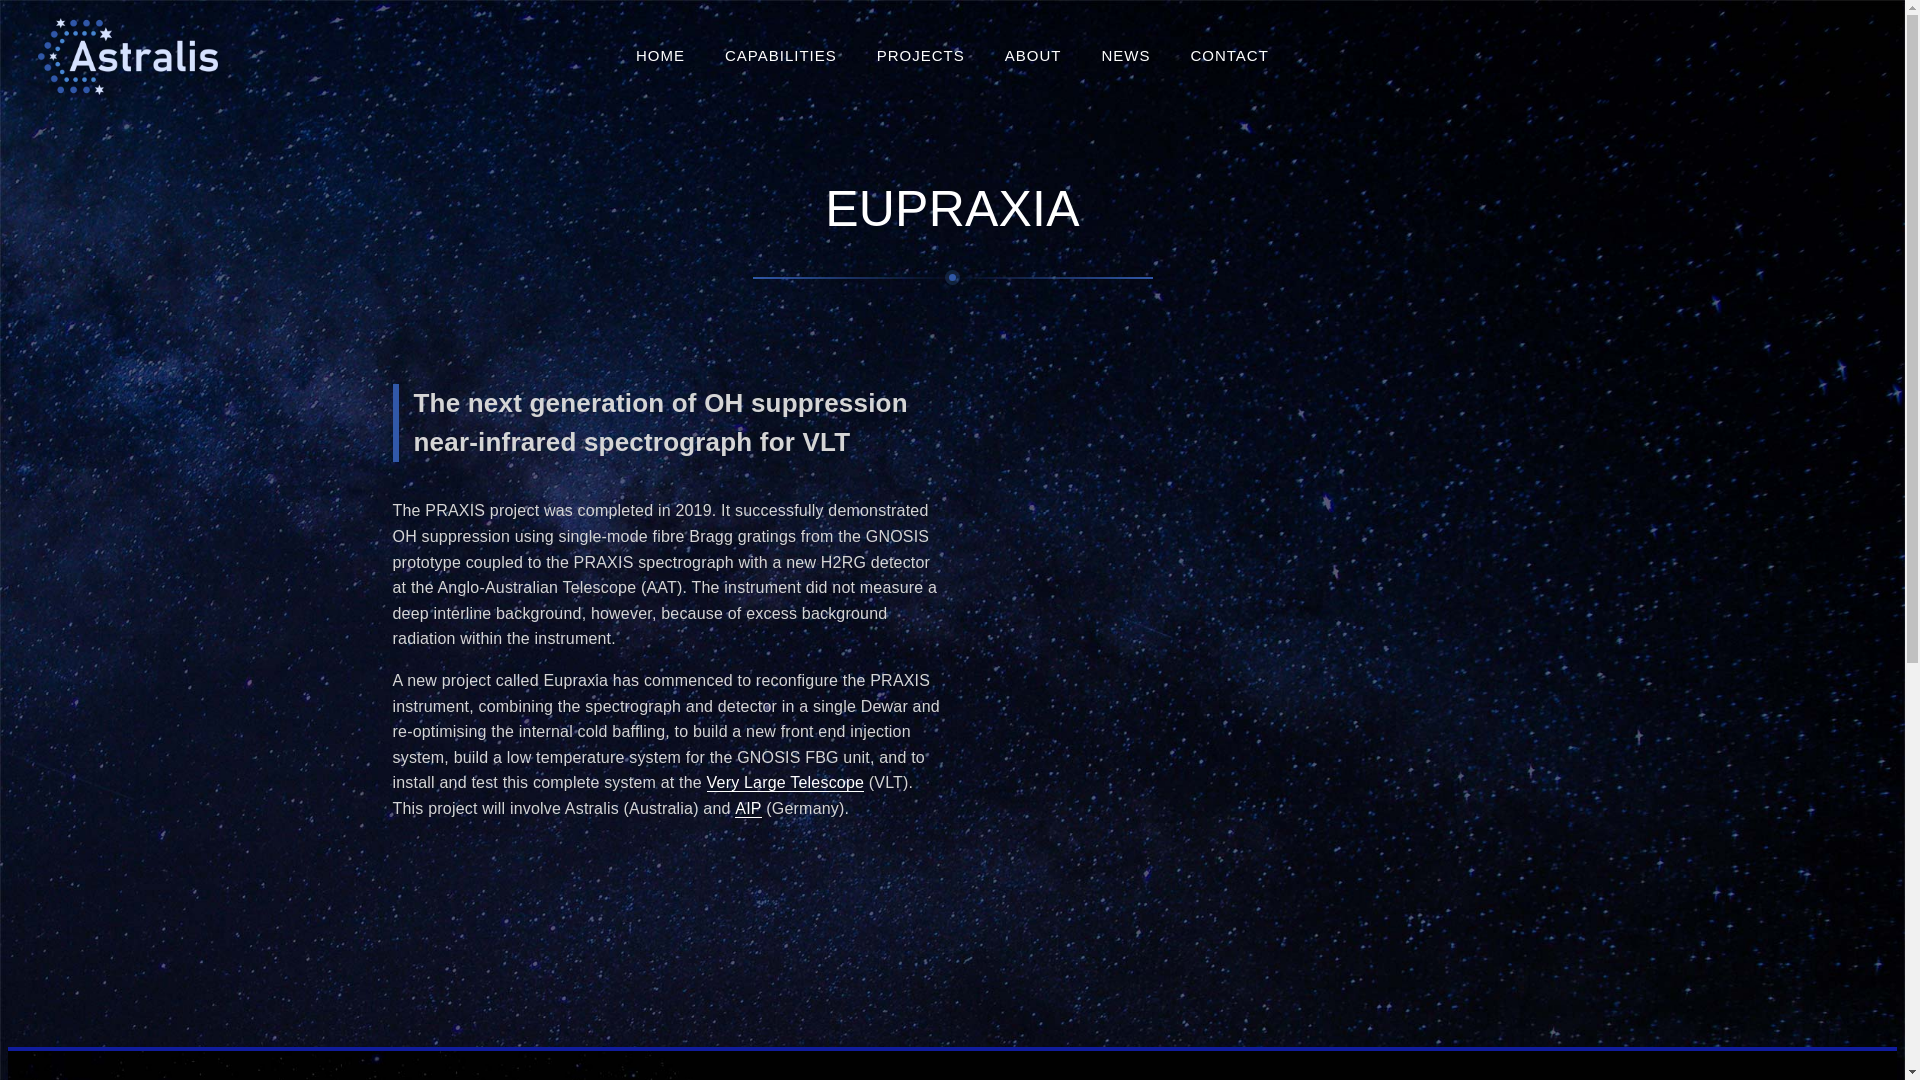 The width and height of the screenshot is (1920, 1080). Describe the element at coordinates (780, 55) in the screenshot. I see `'CAPABILITIES'` at that location.